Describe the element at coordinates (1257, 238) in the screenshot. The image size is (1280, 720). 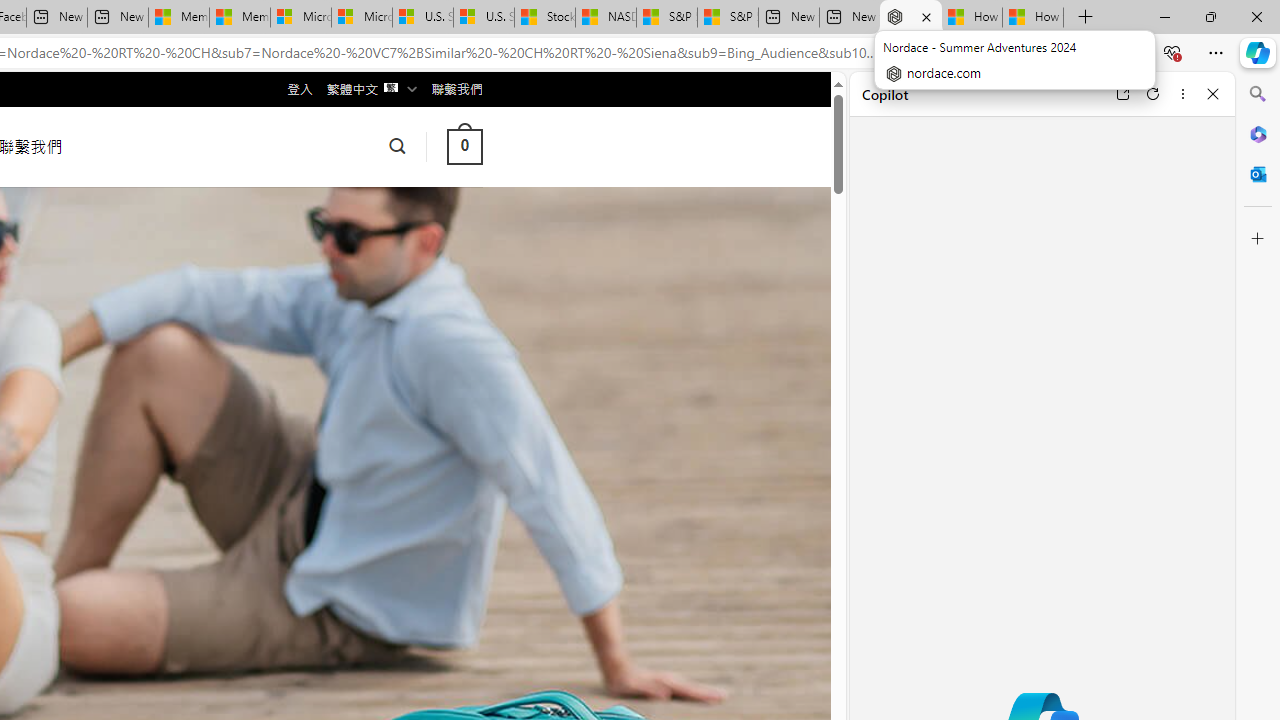
I see `'Customize'` at that location.